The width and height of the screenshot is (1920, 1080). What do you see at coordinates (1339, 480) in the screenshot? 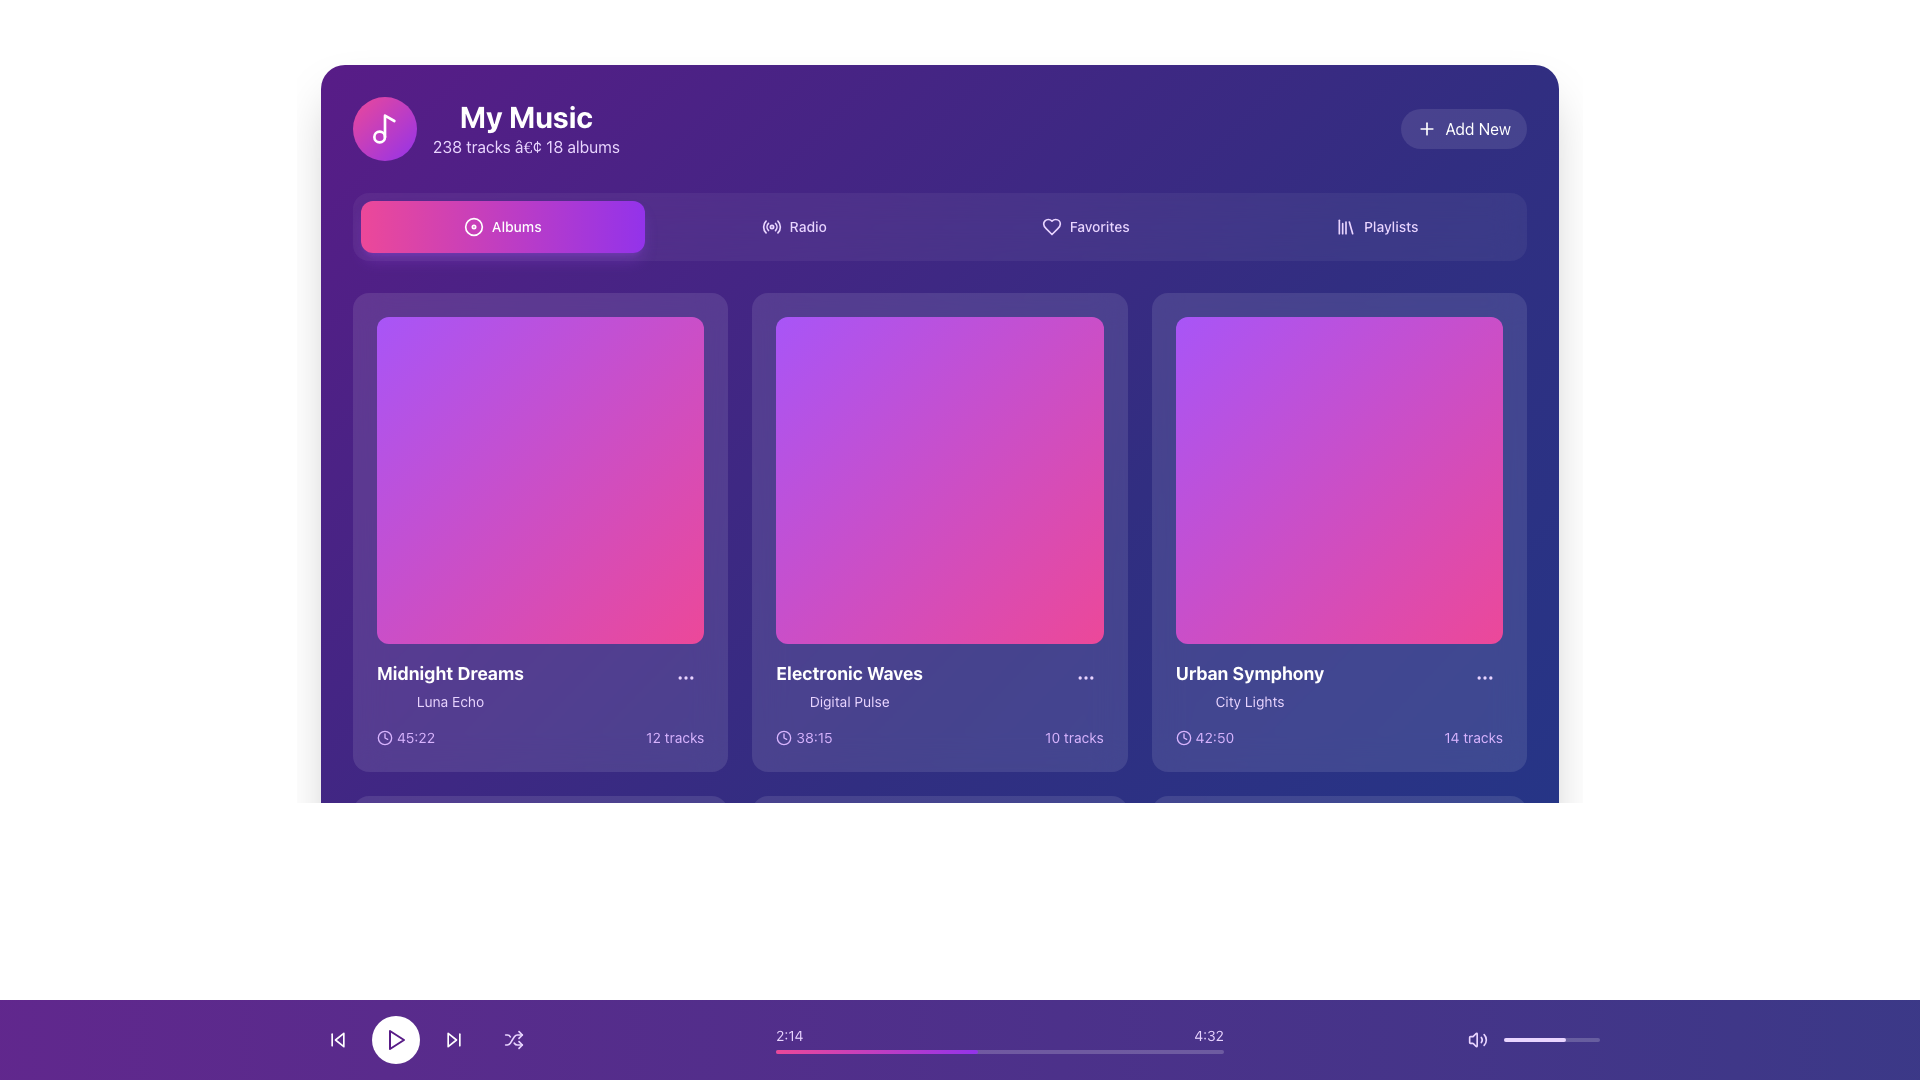
I see `the square block with a gradient background that transitions from purple to pink, which is the visual centerpiece of the card labeled 'Urban Symphony\nCity Lights' located in the third column` at bounding box center [1339, 480].